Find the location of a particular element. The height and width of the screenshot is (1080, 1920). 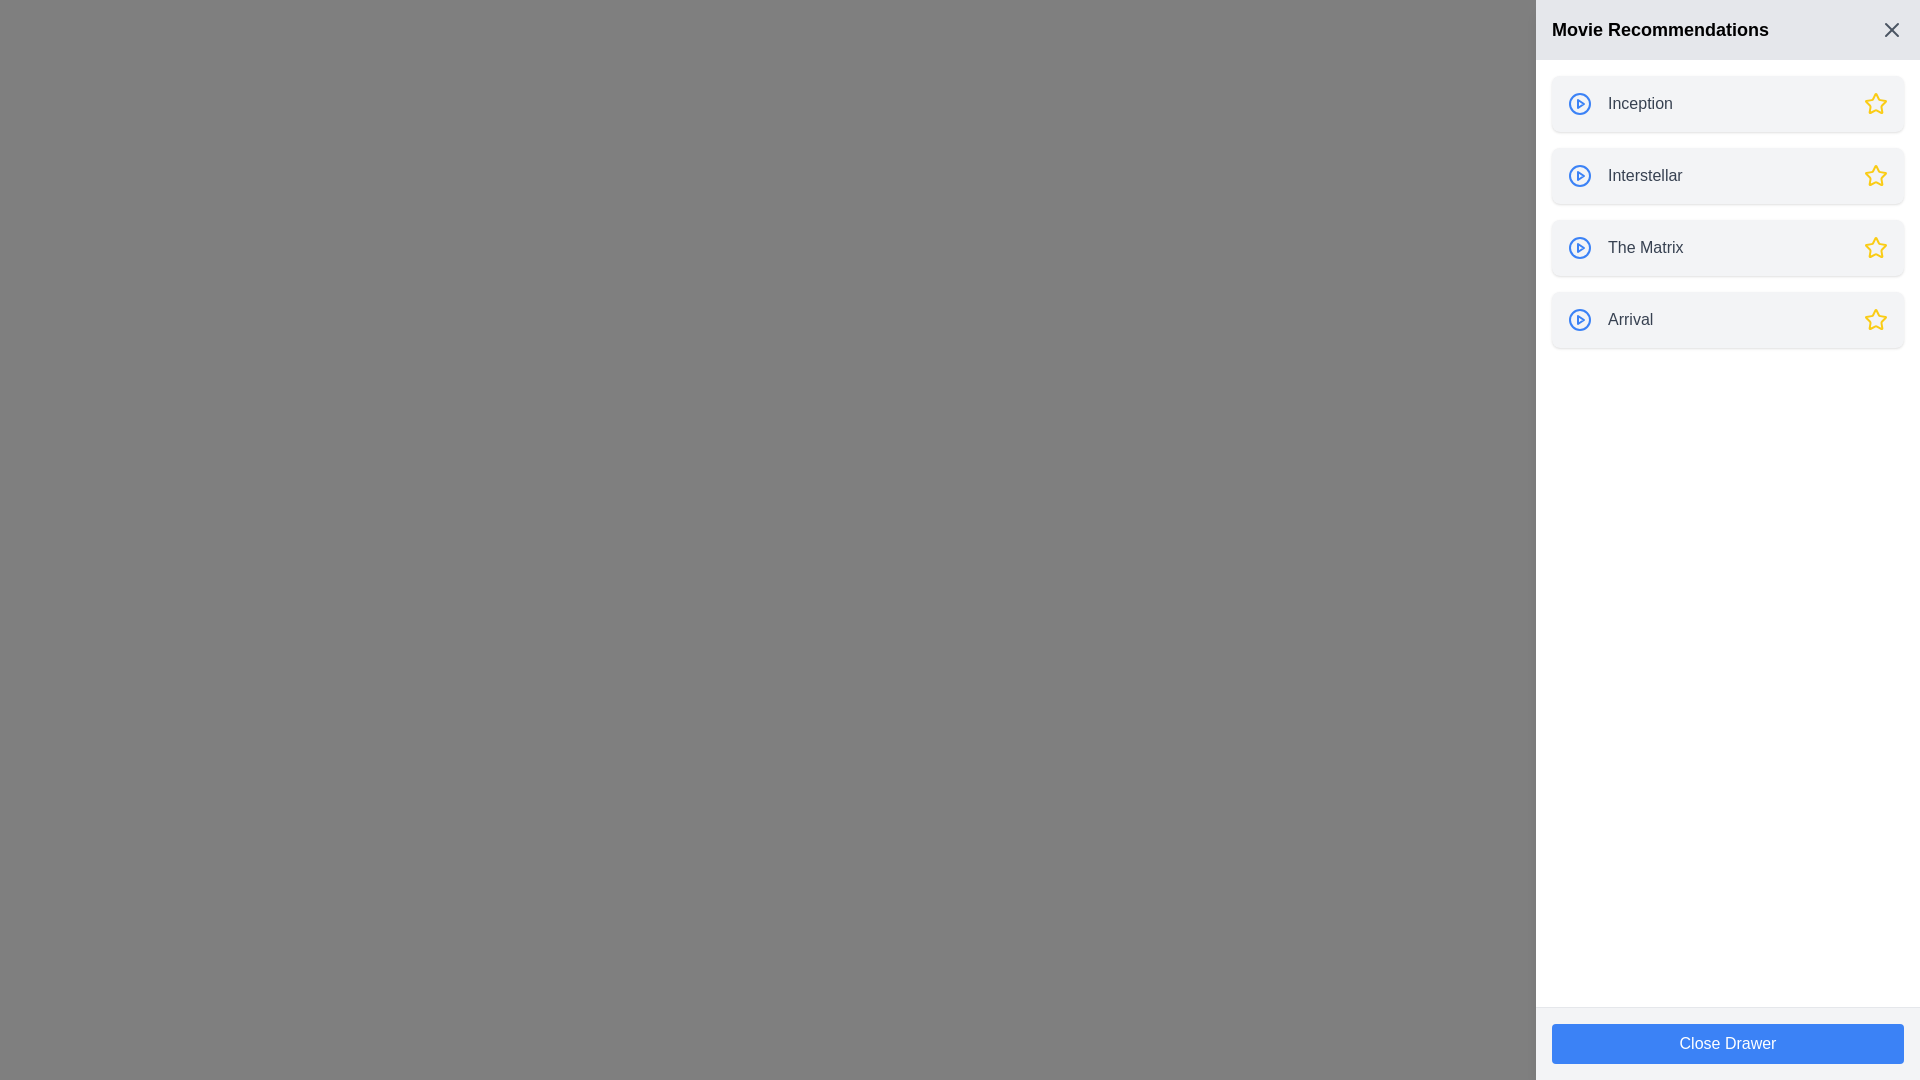

the play button icon with a blue border and play symbol, located to the left of the 'Interstellar' text in the Movie Recommendations section is located at coordinates (1578, 175).